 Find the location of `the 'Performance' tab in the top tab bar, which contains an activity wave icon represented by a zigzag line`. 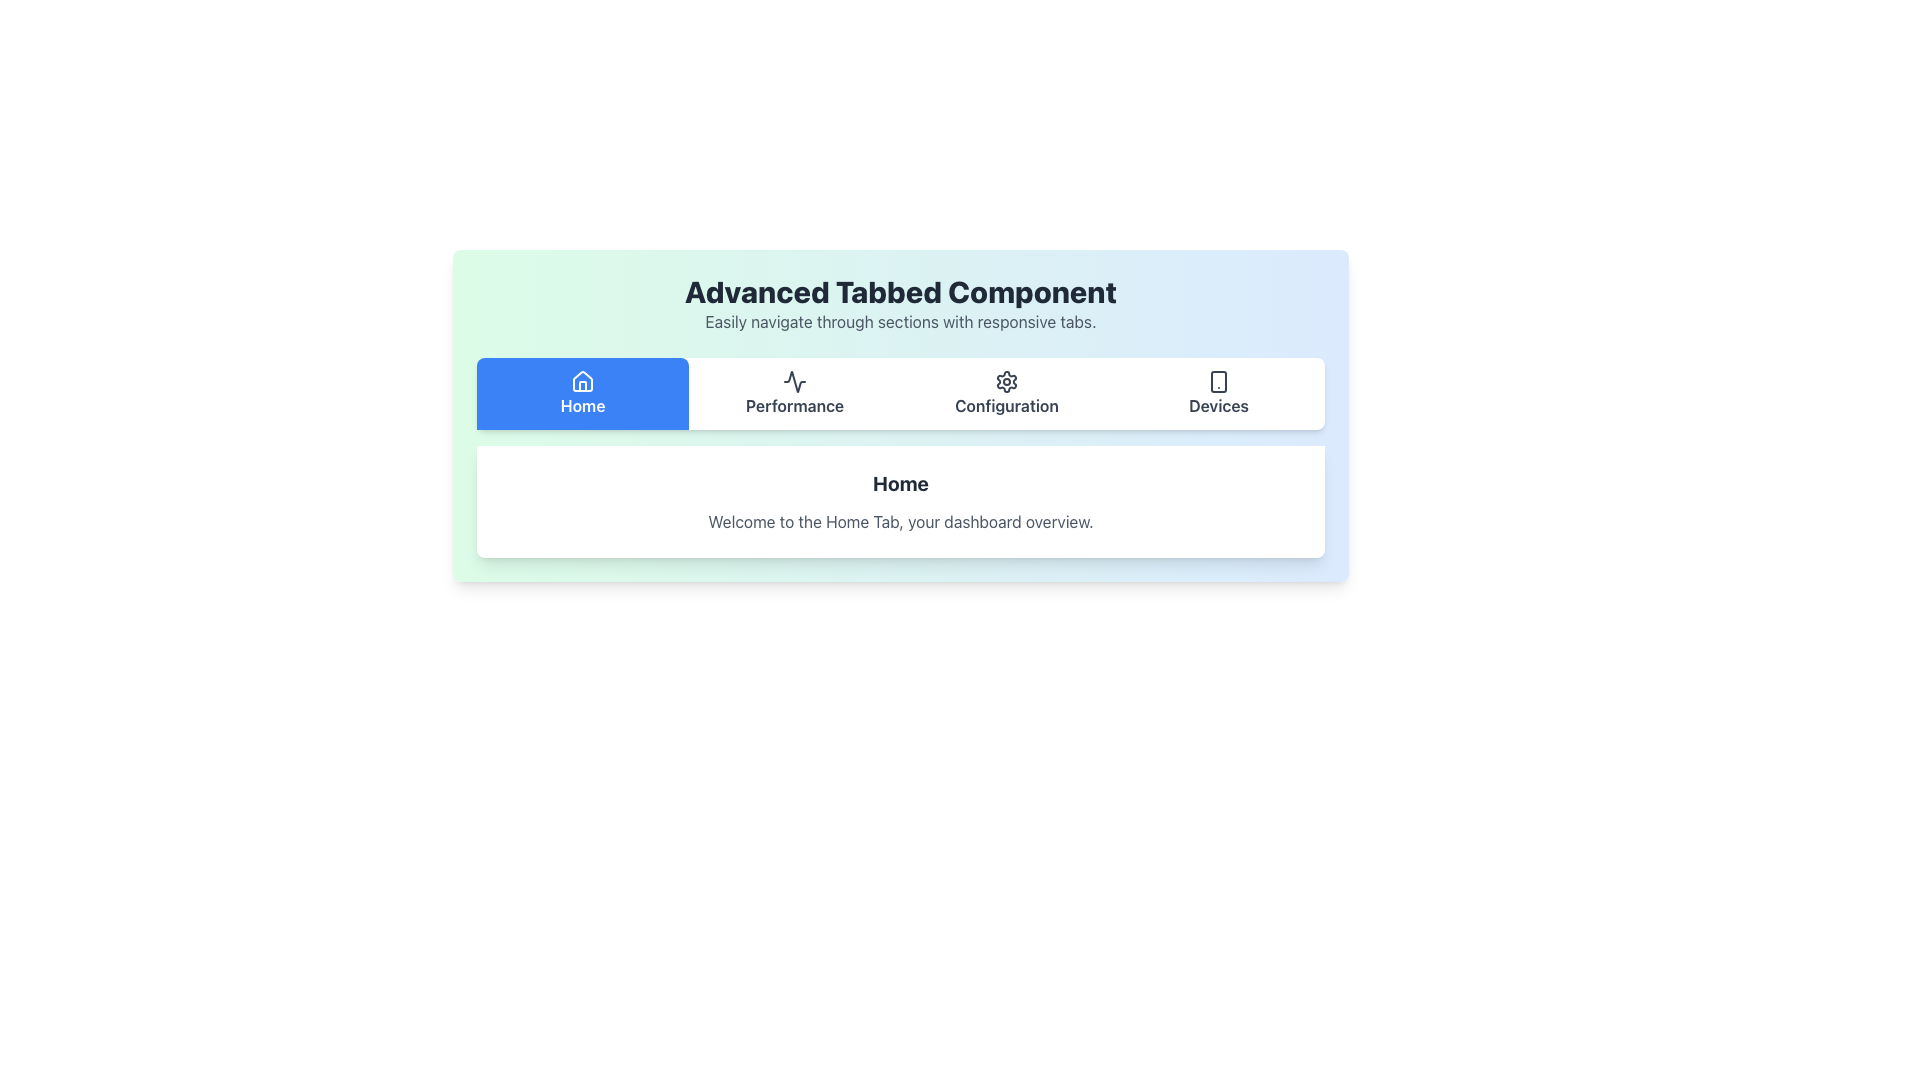

the 'Performance' tab in the top tab bar, which contains an activity wave icon represented by a zigzag line is located at coordinates (794, 381).